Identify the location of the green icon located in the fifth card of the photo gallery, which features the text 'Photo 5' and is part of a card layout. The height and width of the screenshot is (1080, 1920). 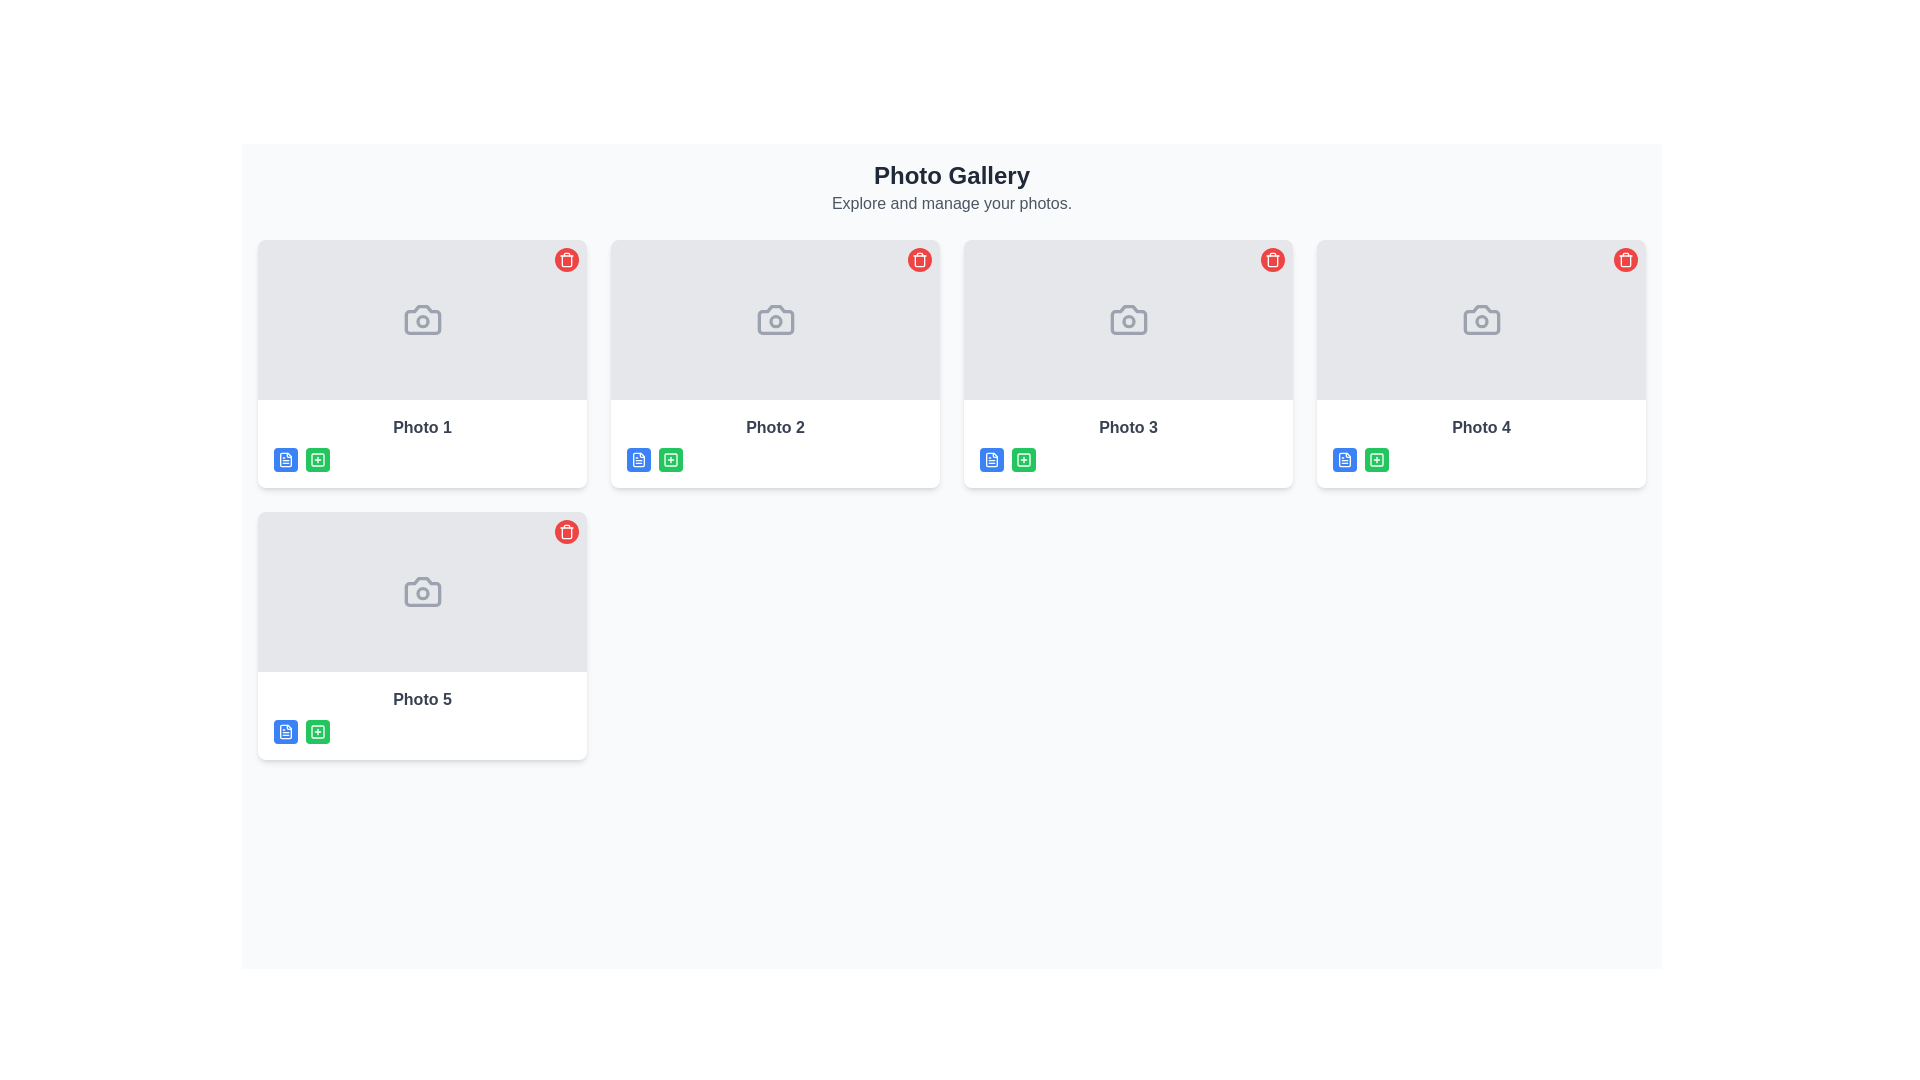
(421, 715).